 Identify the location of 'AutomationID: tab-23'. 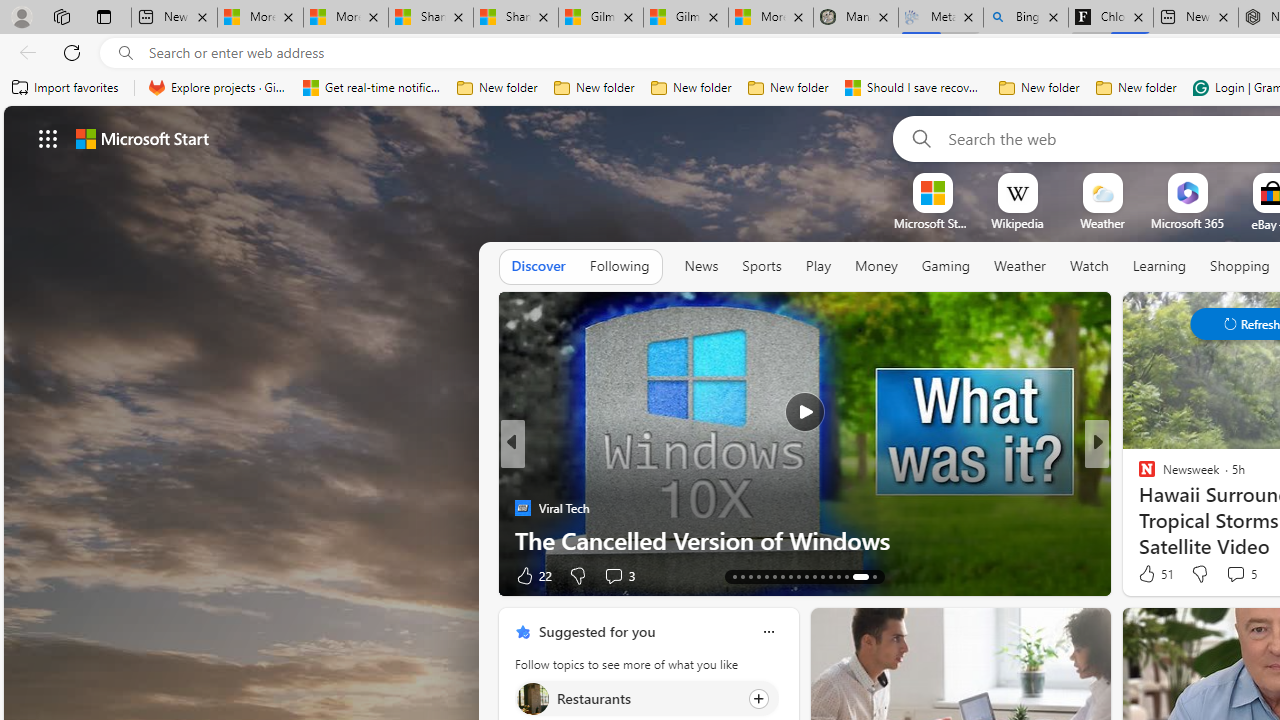
(781, 577).